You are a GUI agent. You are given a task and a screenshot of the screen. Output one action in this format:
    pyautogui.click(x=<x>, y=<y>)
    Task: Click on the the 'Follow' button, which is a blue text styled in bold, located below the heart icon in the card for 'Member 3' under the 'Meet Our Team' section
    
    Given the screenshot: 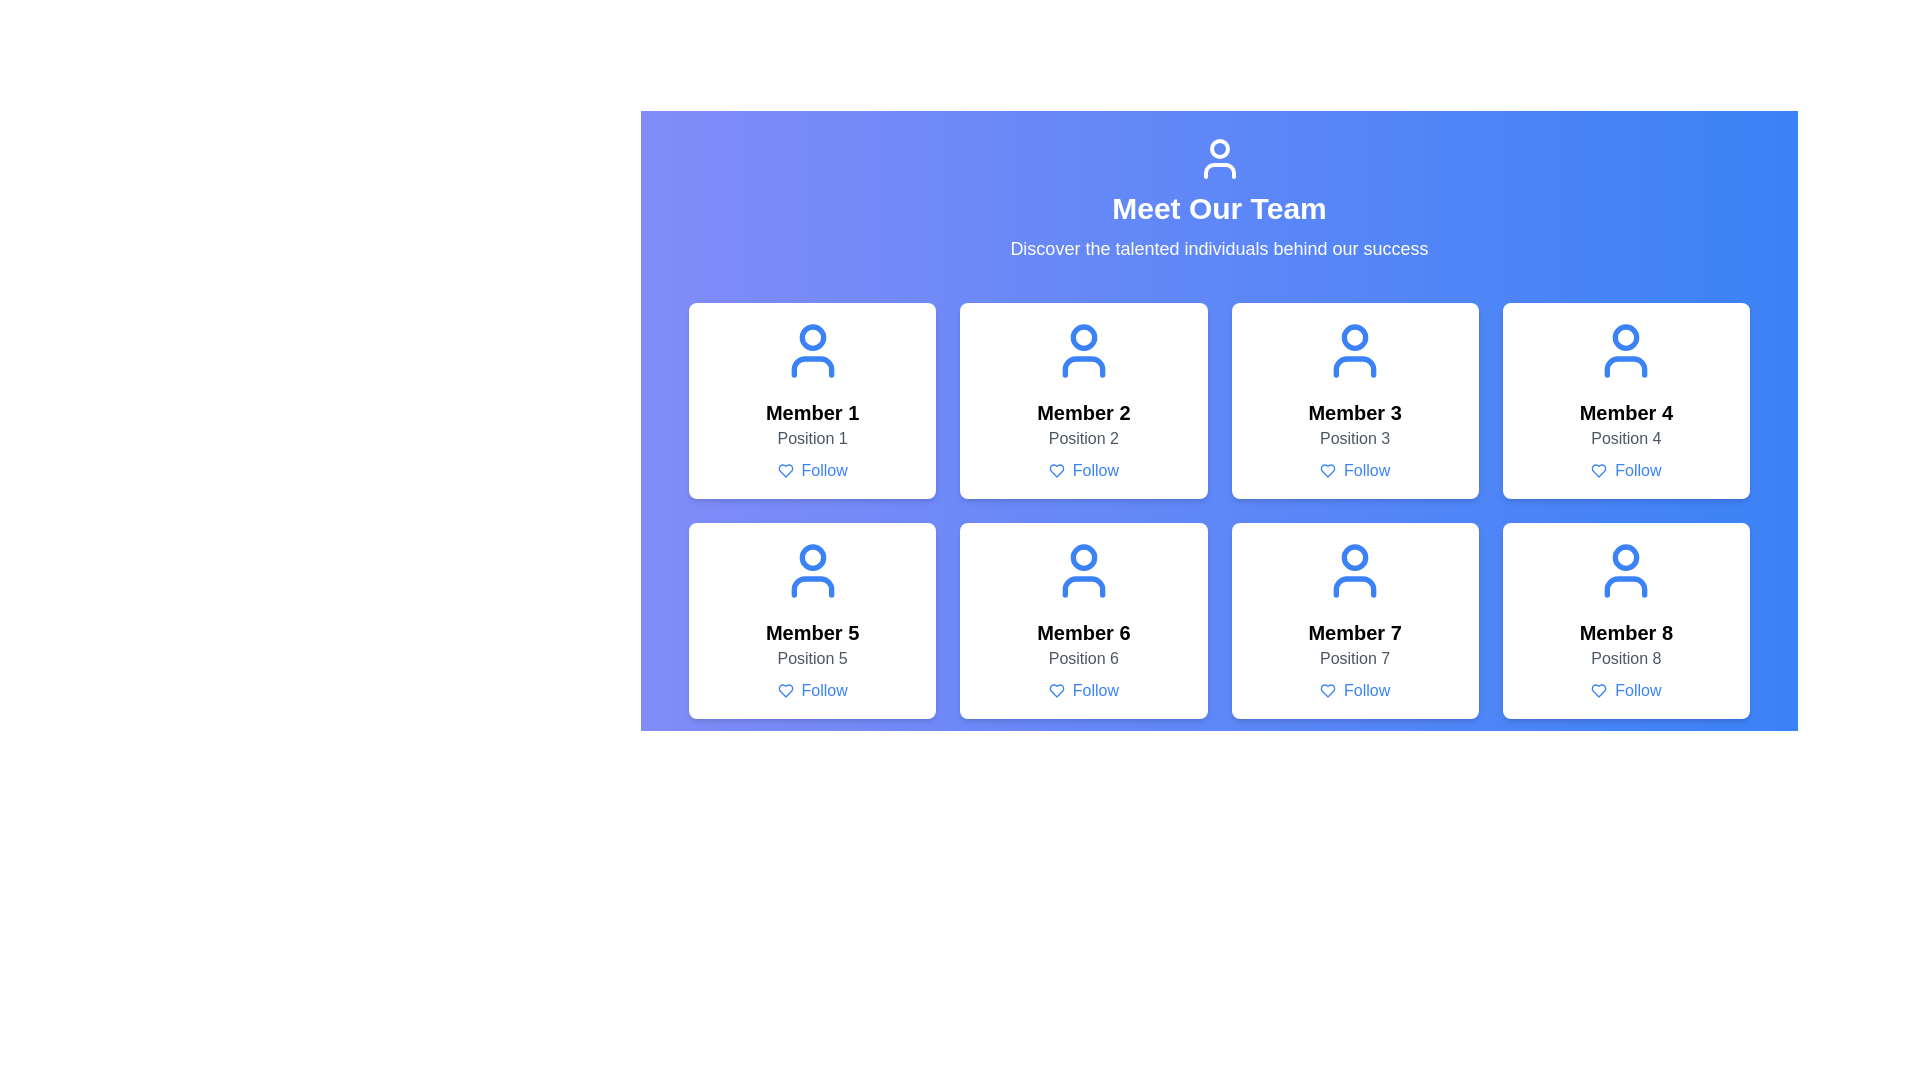 What is the action you would take?
    pyautogui.click(x=1366, y=470)
    